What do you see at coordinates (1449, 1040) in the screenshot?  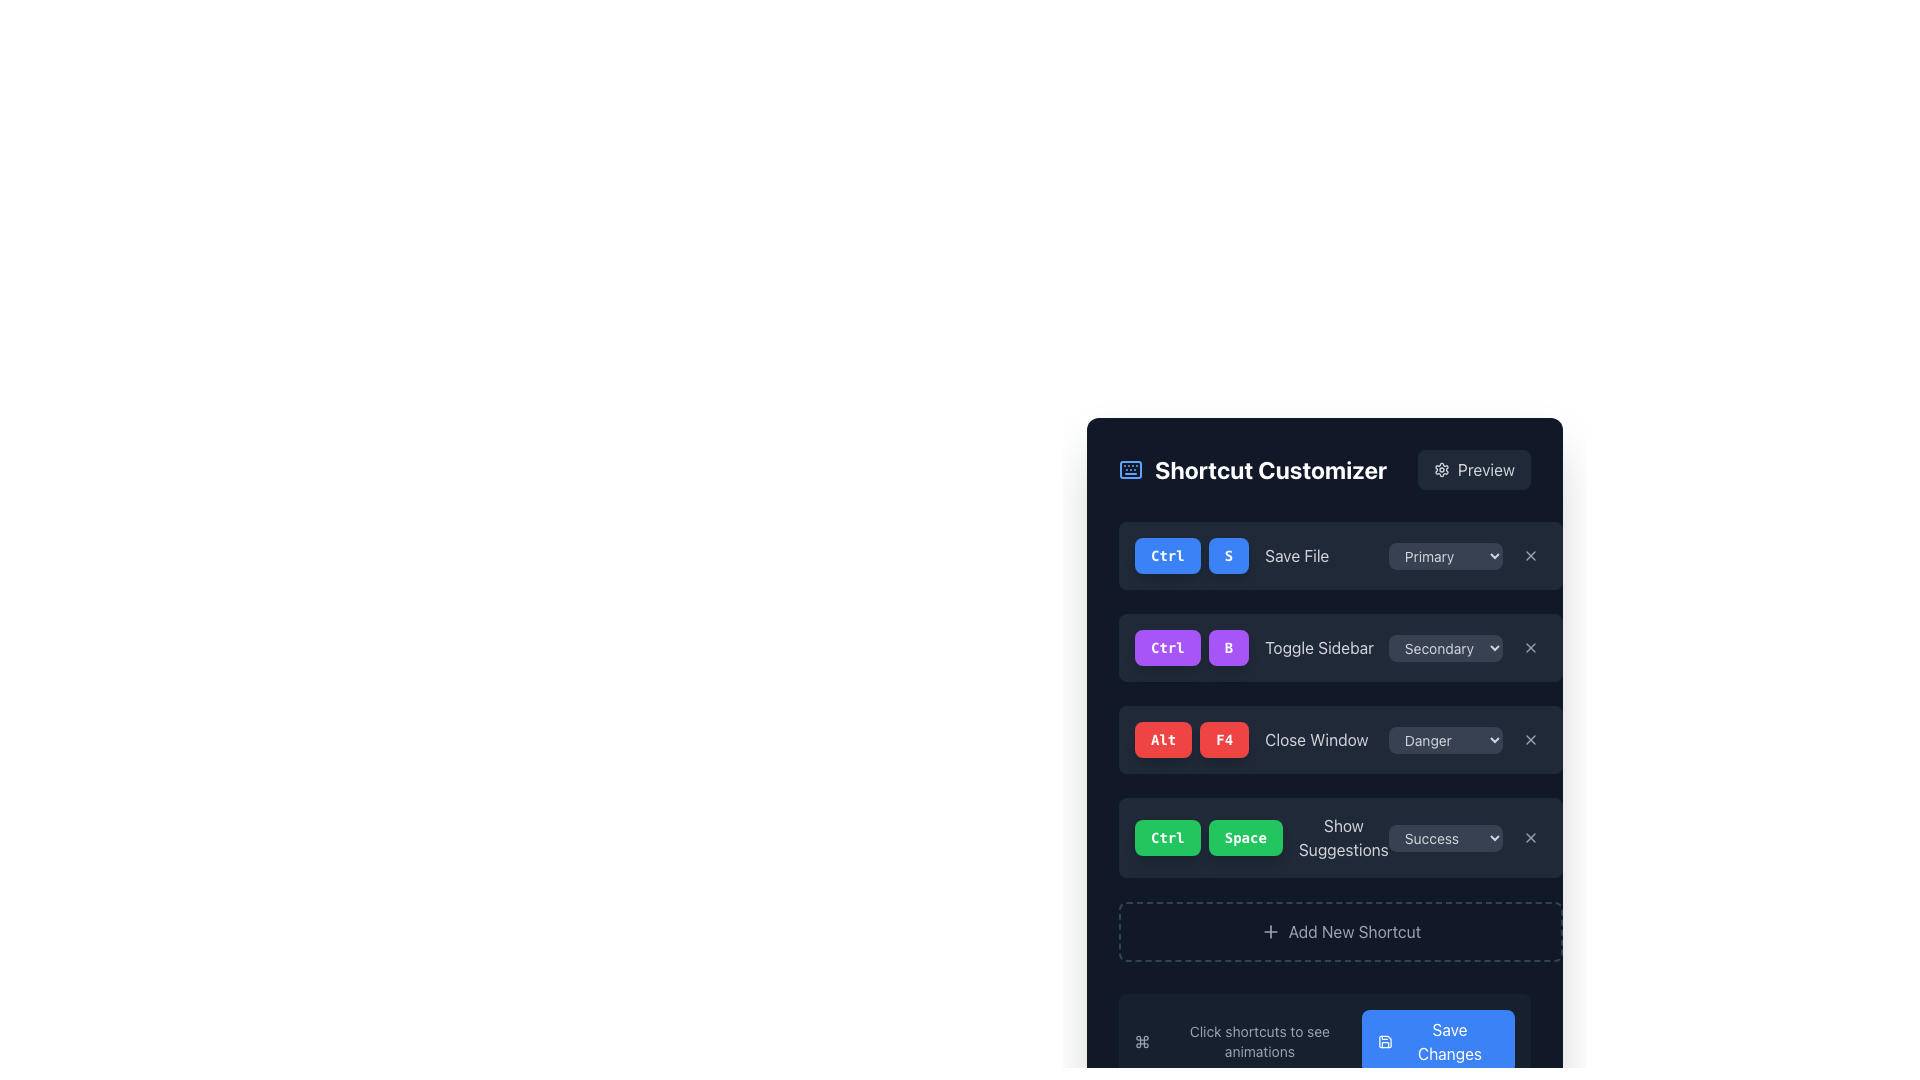 I see `the 'Save Changes' button located at the bottom right of the 'Shortcut Customizer' window, which is styled with white text on a blue rounded rectangular button` at bounding box center [1449, 1040].